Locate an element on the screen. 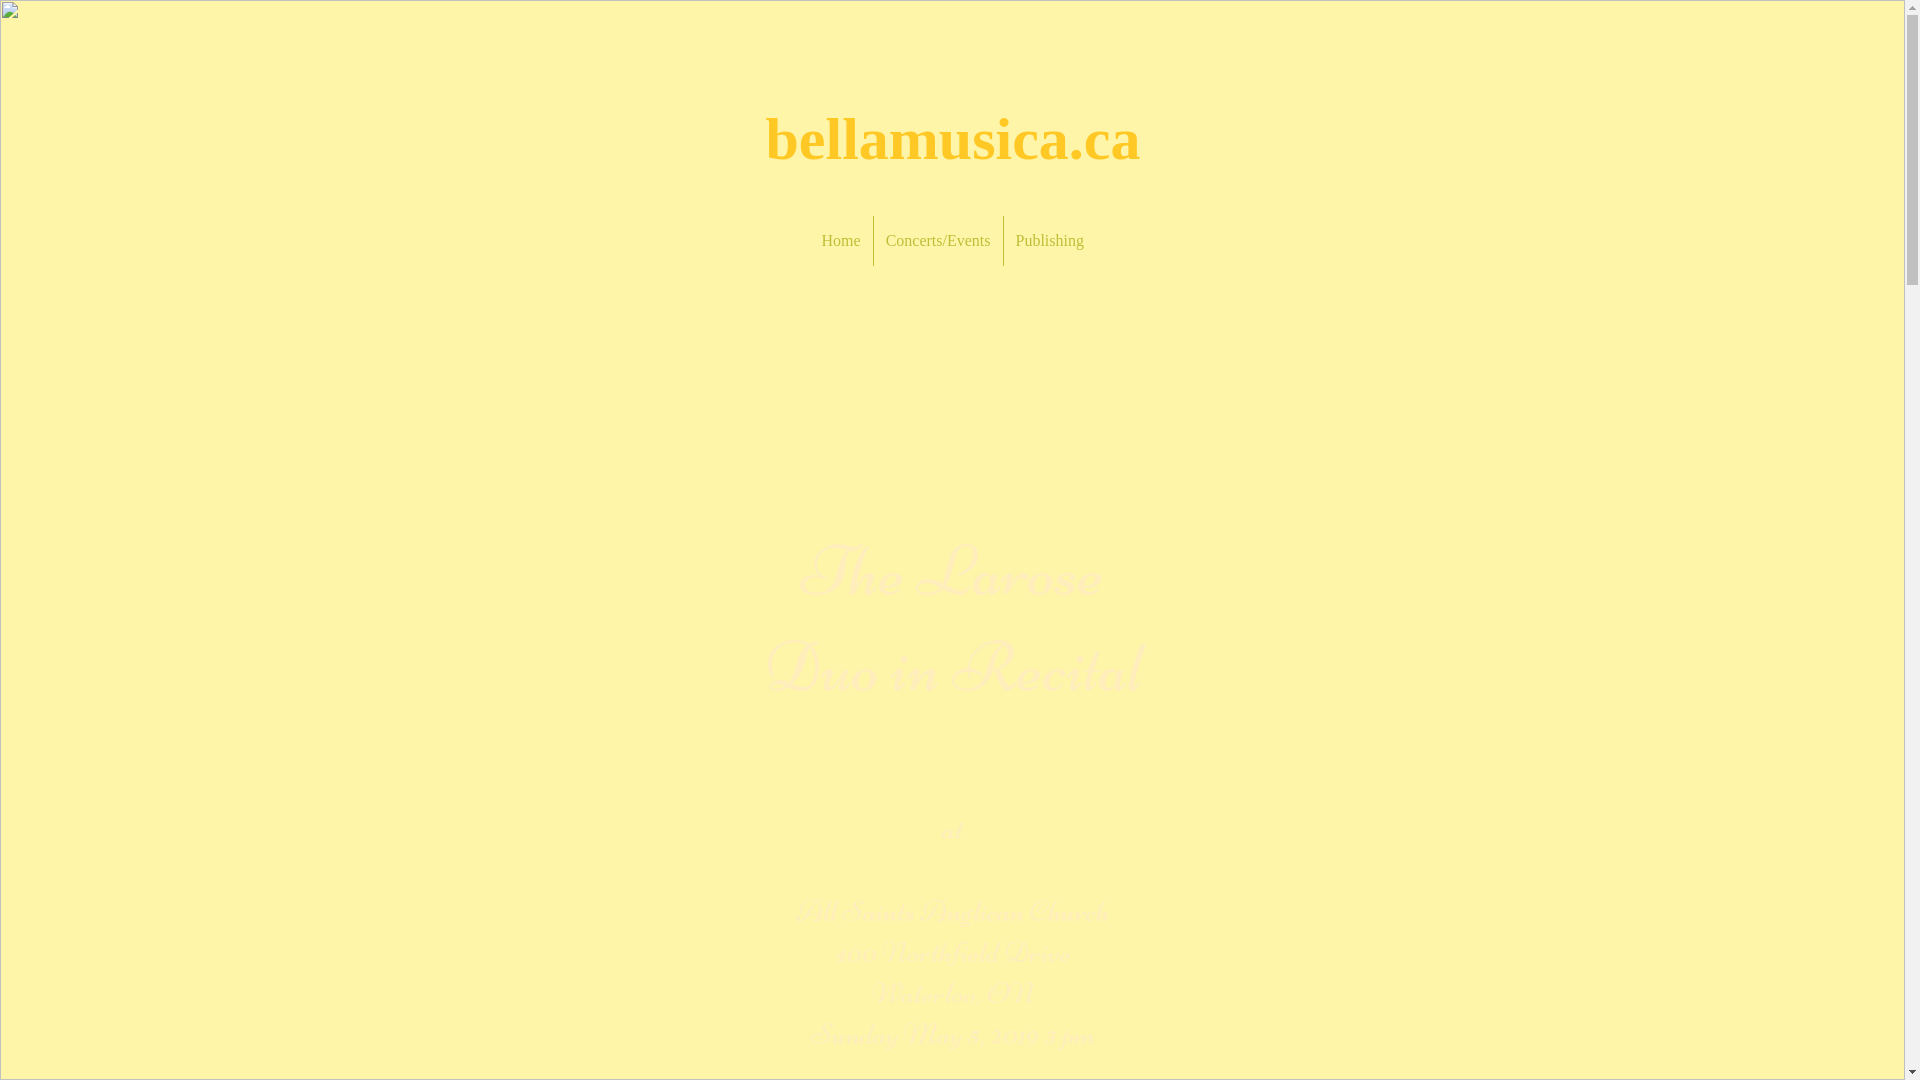 The width and height of the screenshot is (1920, 1080). 'Home' is located at coordinates (841, 239).